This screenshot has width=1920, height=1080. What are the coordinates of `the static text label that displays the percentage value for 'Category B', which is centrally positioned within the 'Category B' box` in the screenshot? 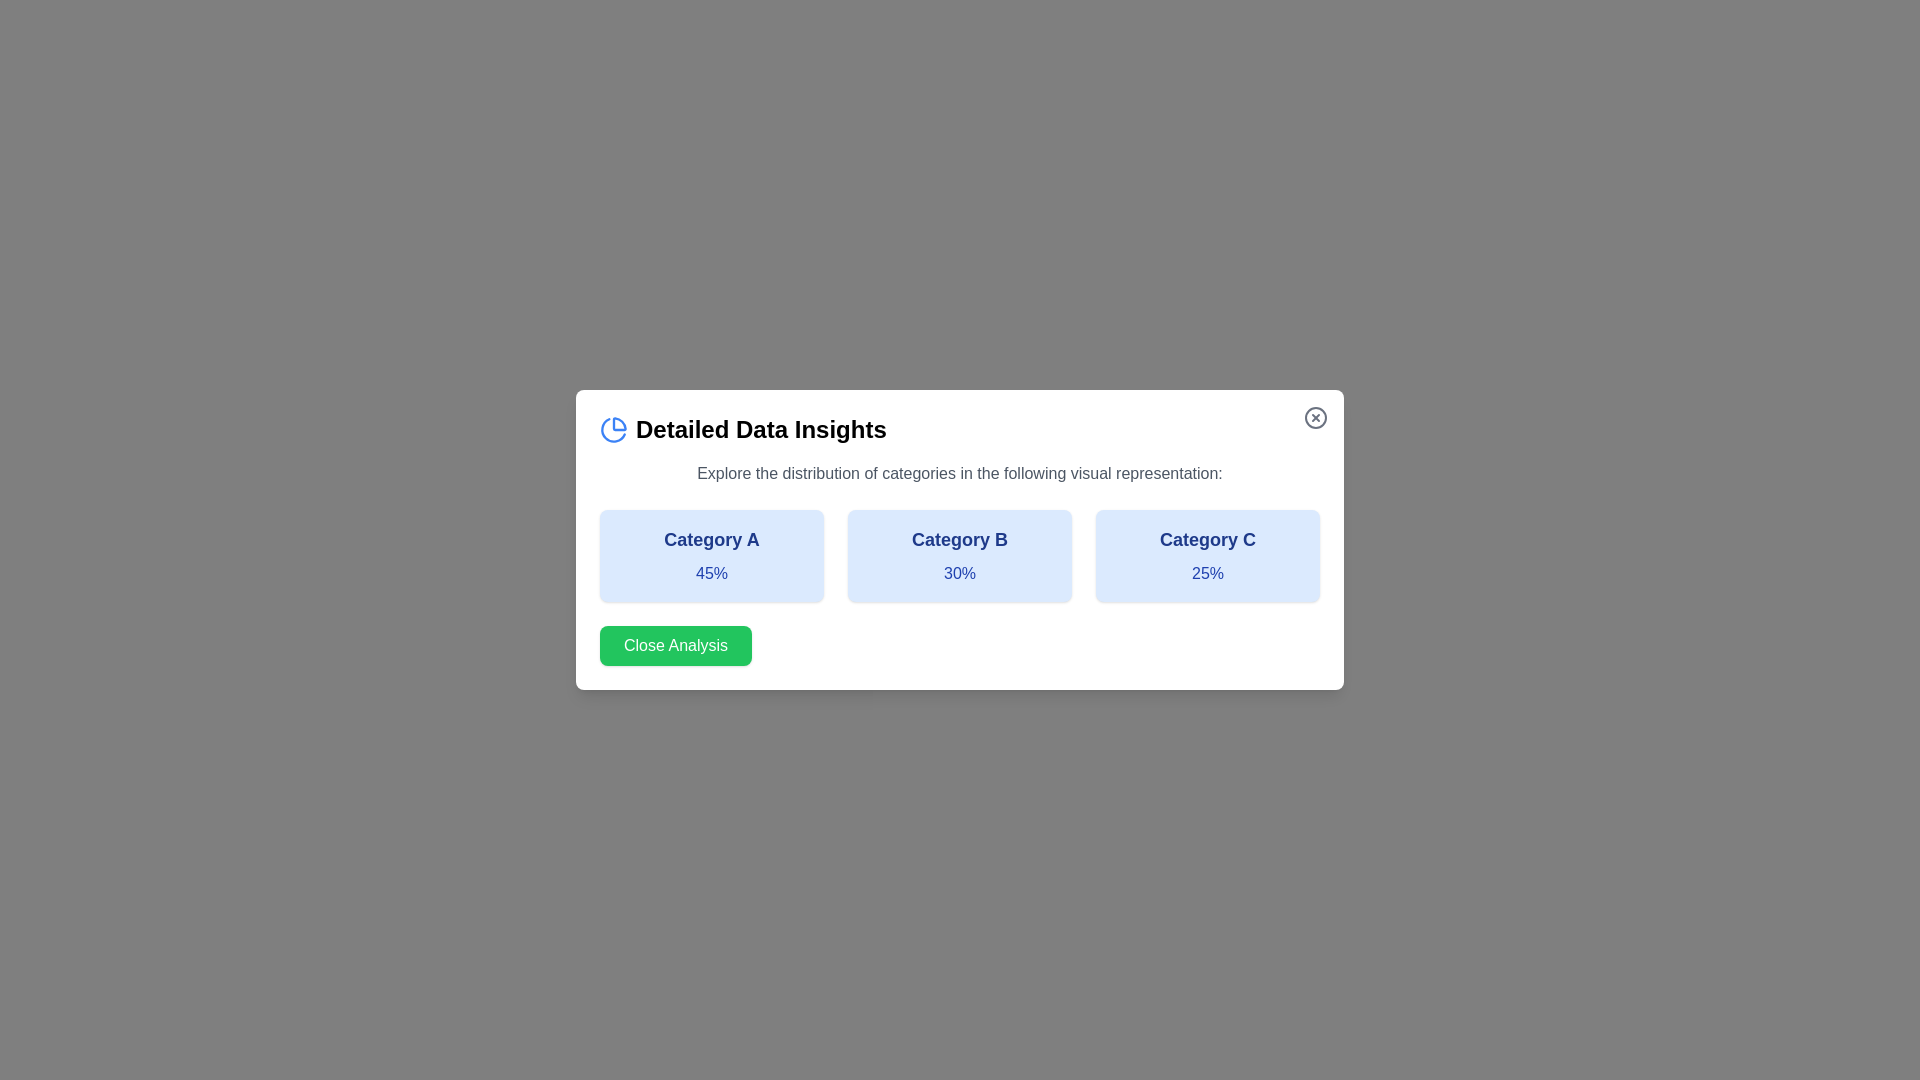 It's located at (960, 574).